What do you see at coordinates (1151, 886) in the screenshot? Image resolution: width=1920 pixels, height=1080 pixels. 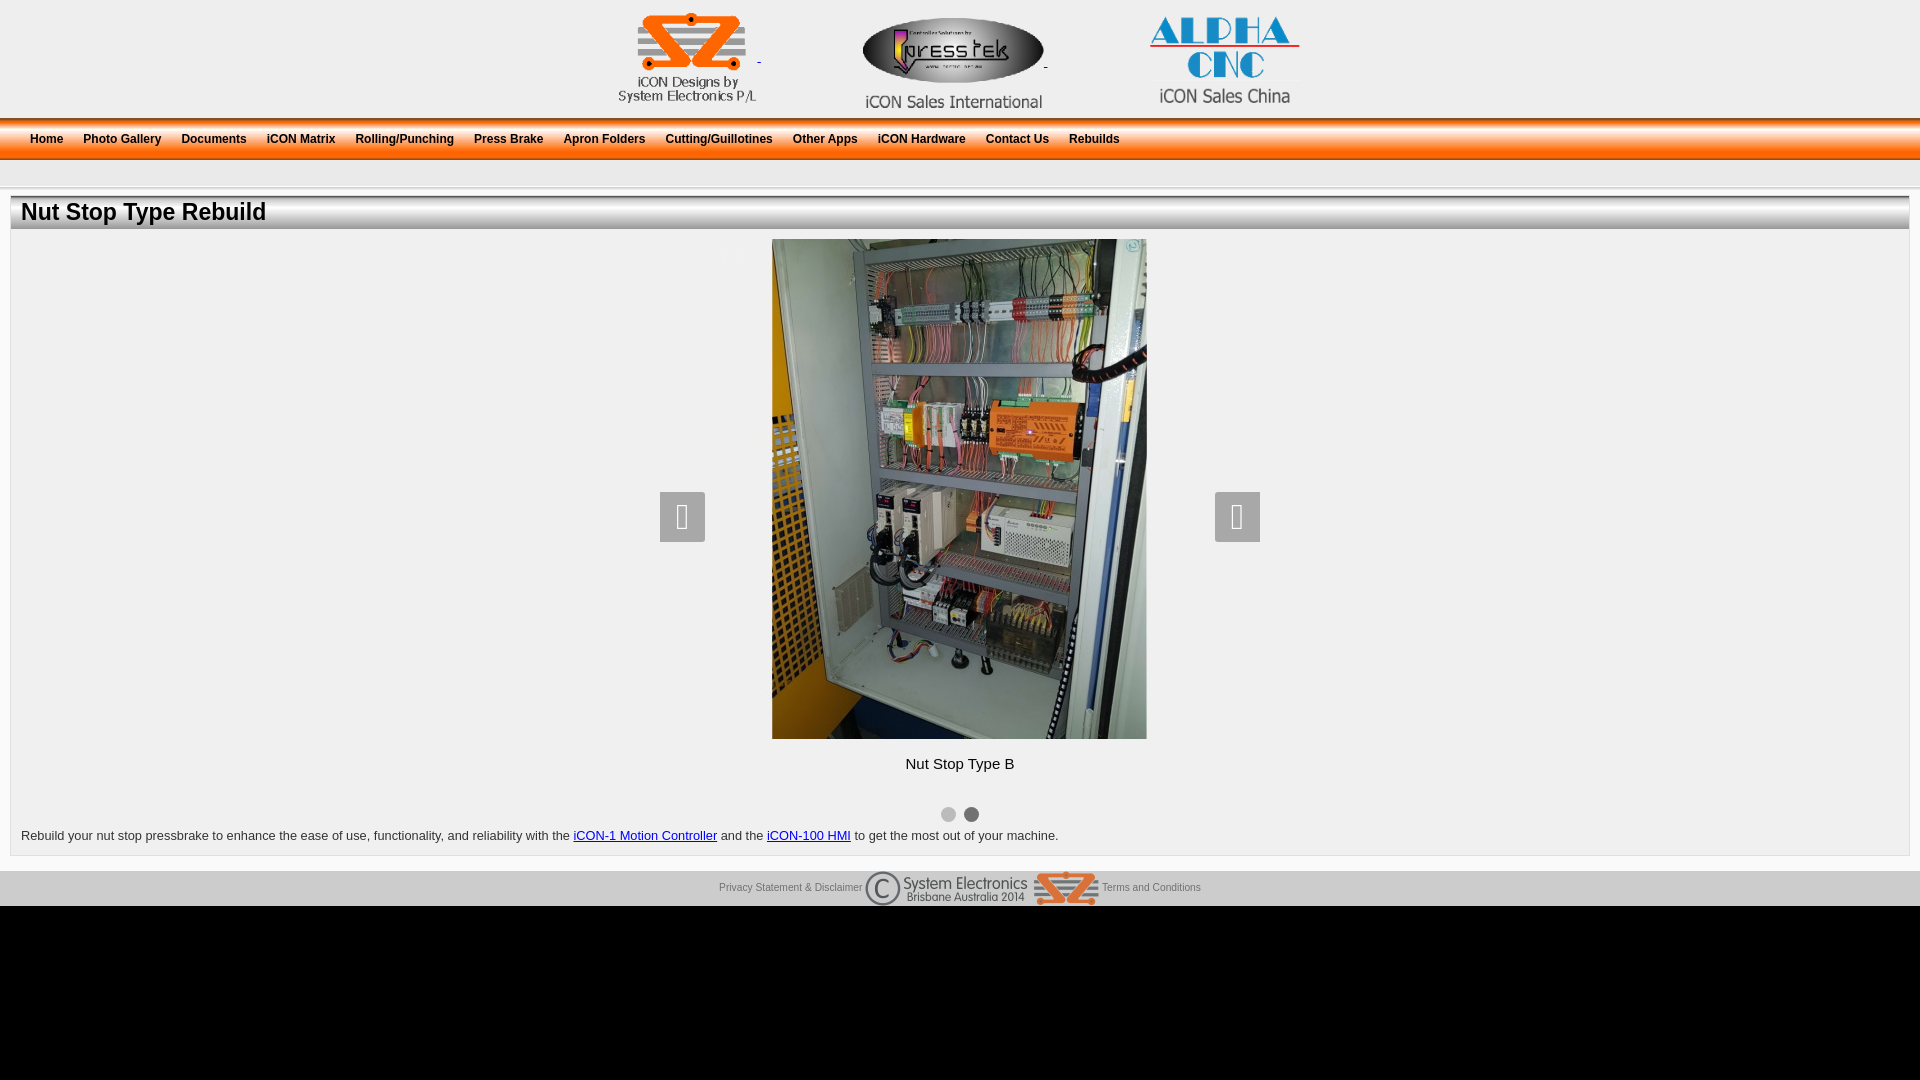 I see `'Terms and Conditions'` at bounding box center [1151, 886].